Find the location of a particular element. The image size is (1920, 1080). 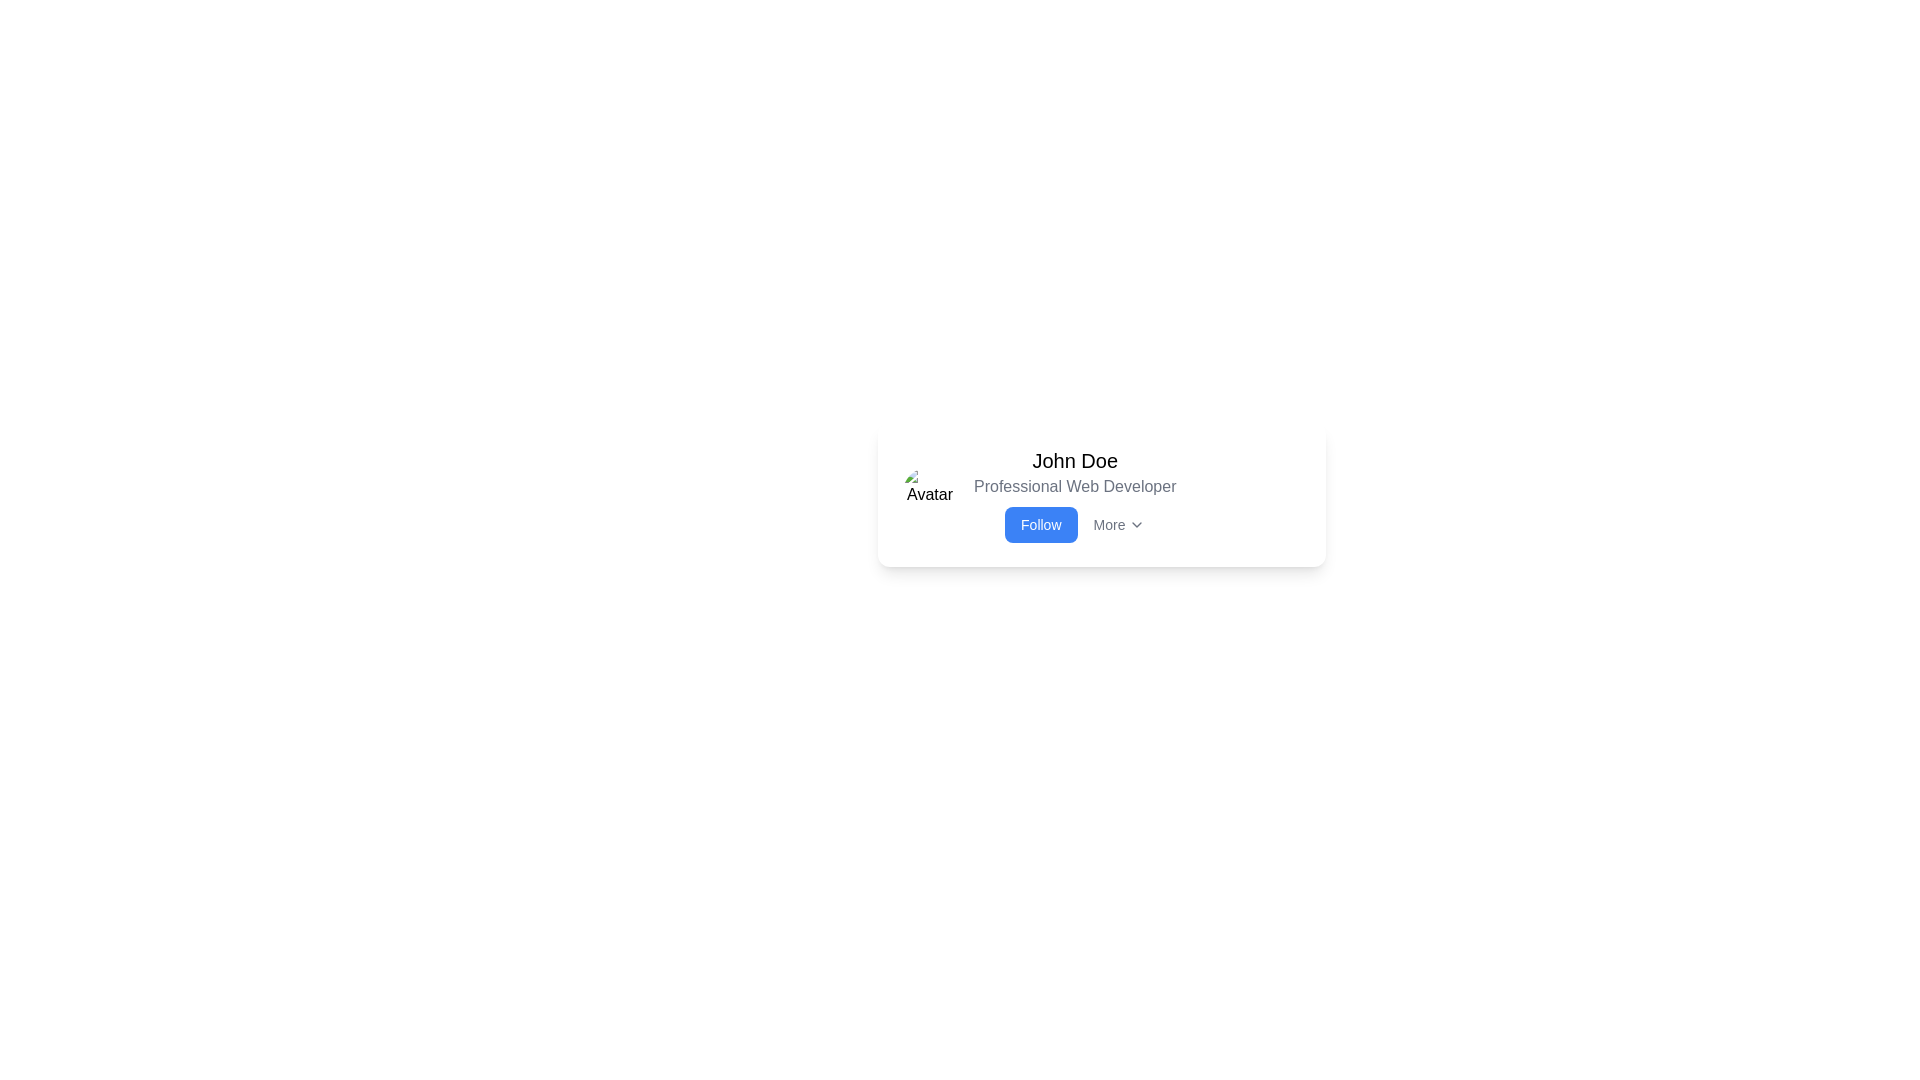

the 'More' button located next to the 'Follow' button is located at coordinates (1118, 523).